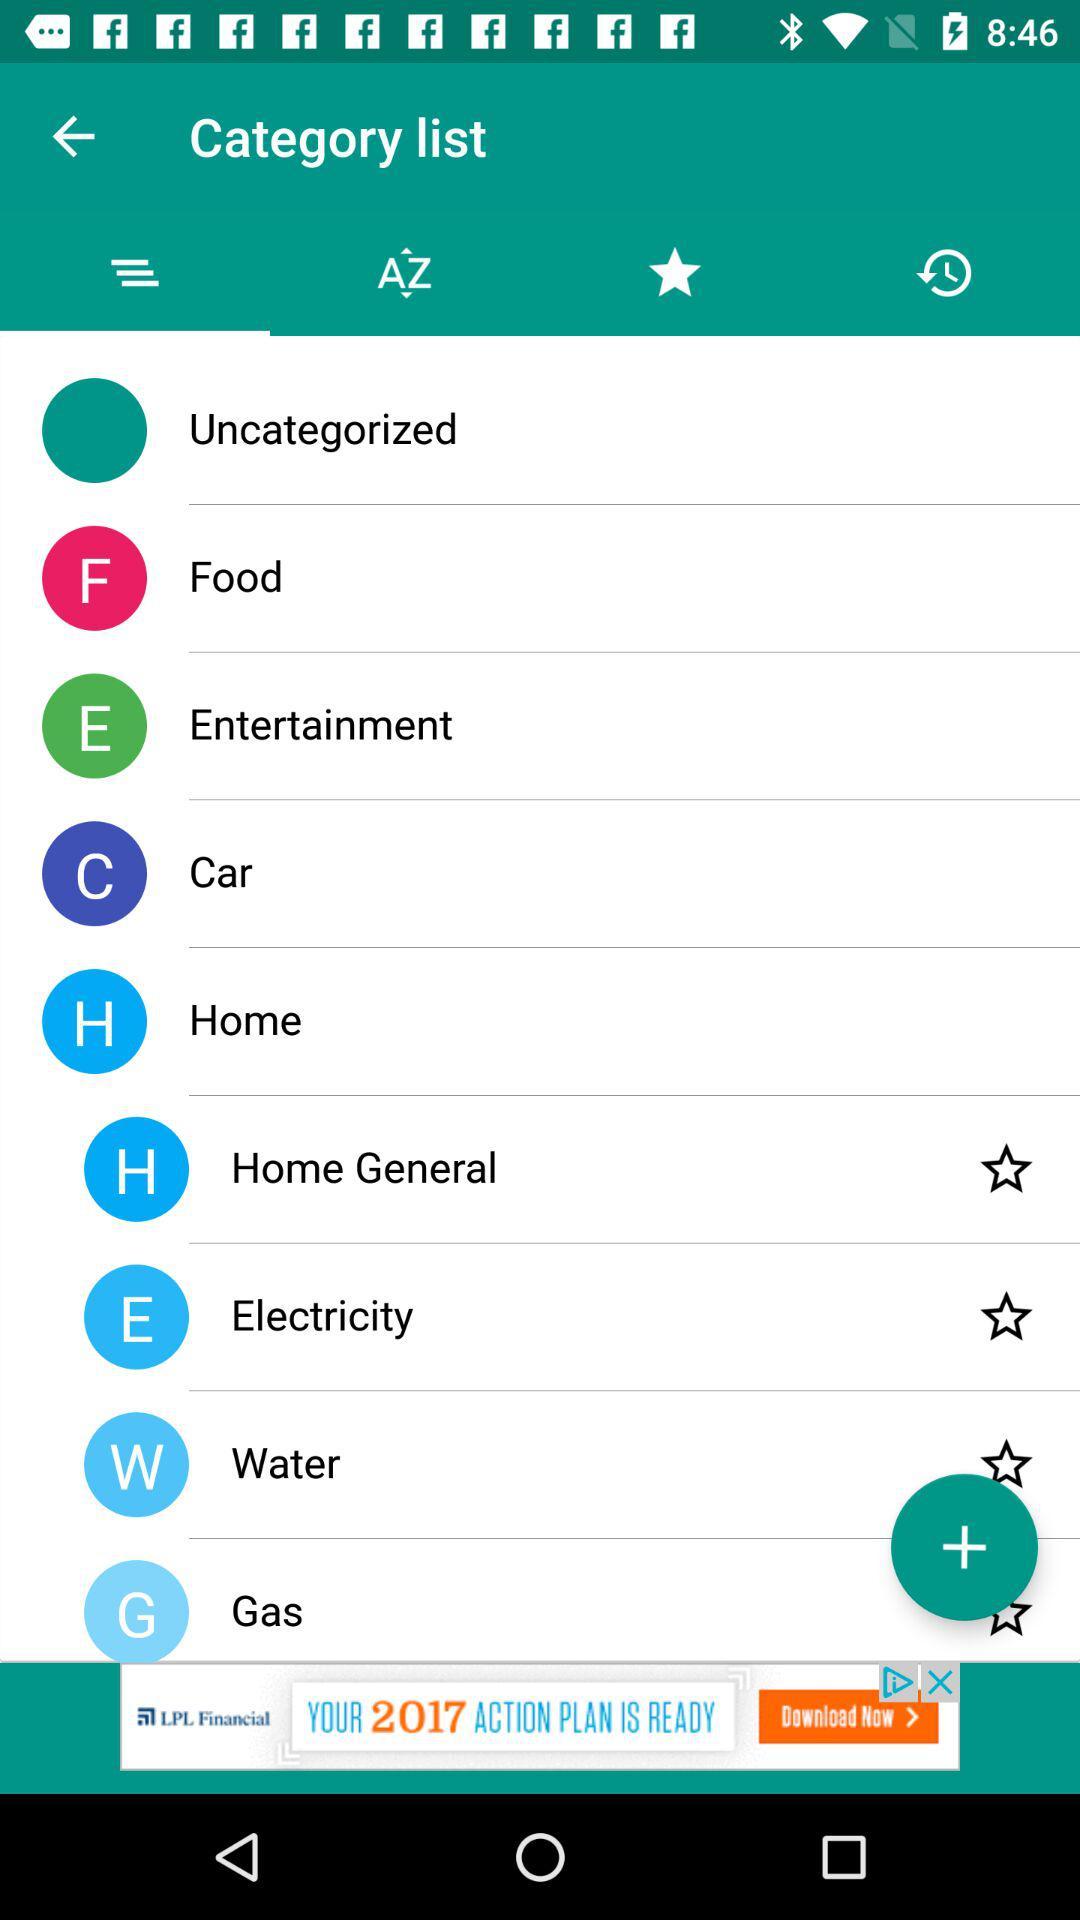 The width and height of the screenshot is (1080, 1920). Describe the element at coordinates (1006, 1464) in the screenshot. I see `option unchecked` at that location.